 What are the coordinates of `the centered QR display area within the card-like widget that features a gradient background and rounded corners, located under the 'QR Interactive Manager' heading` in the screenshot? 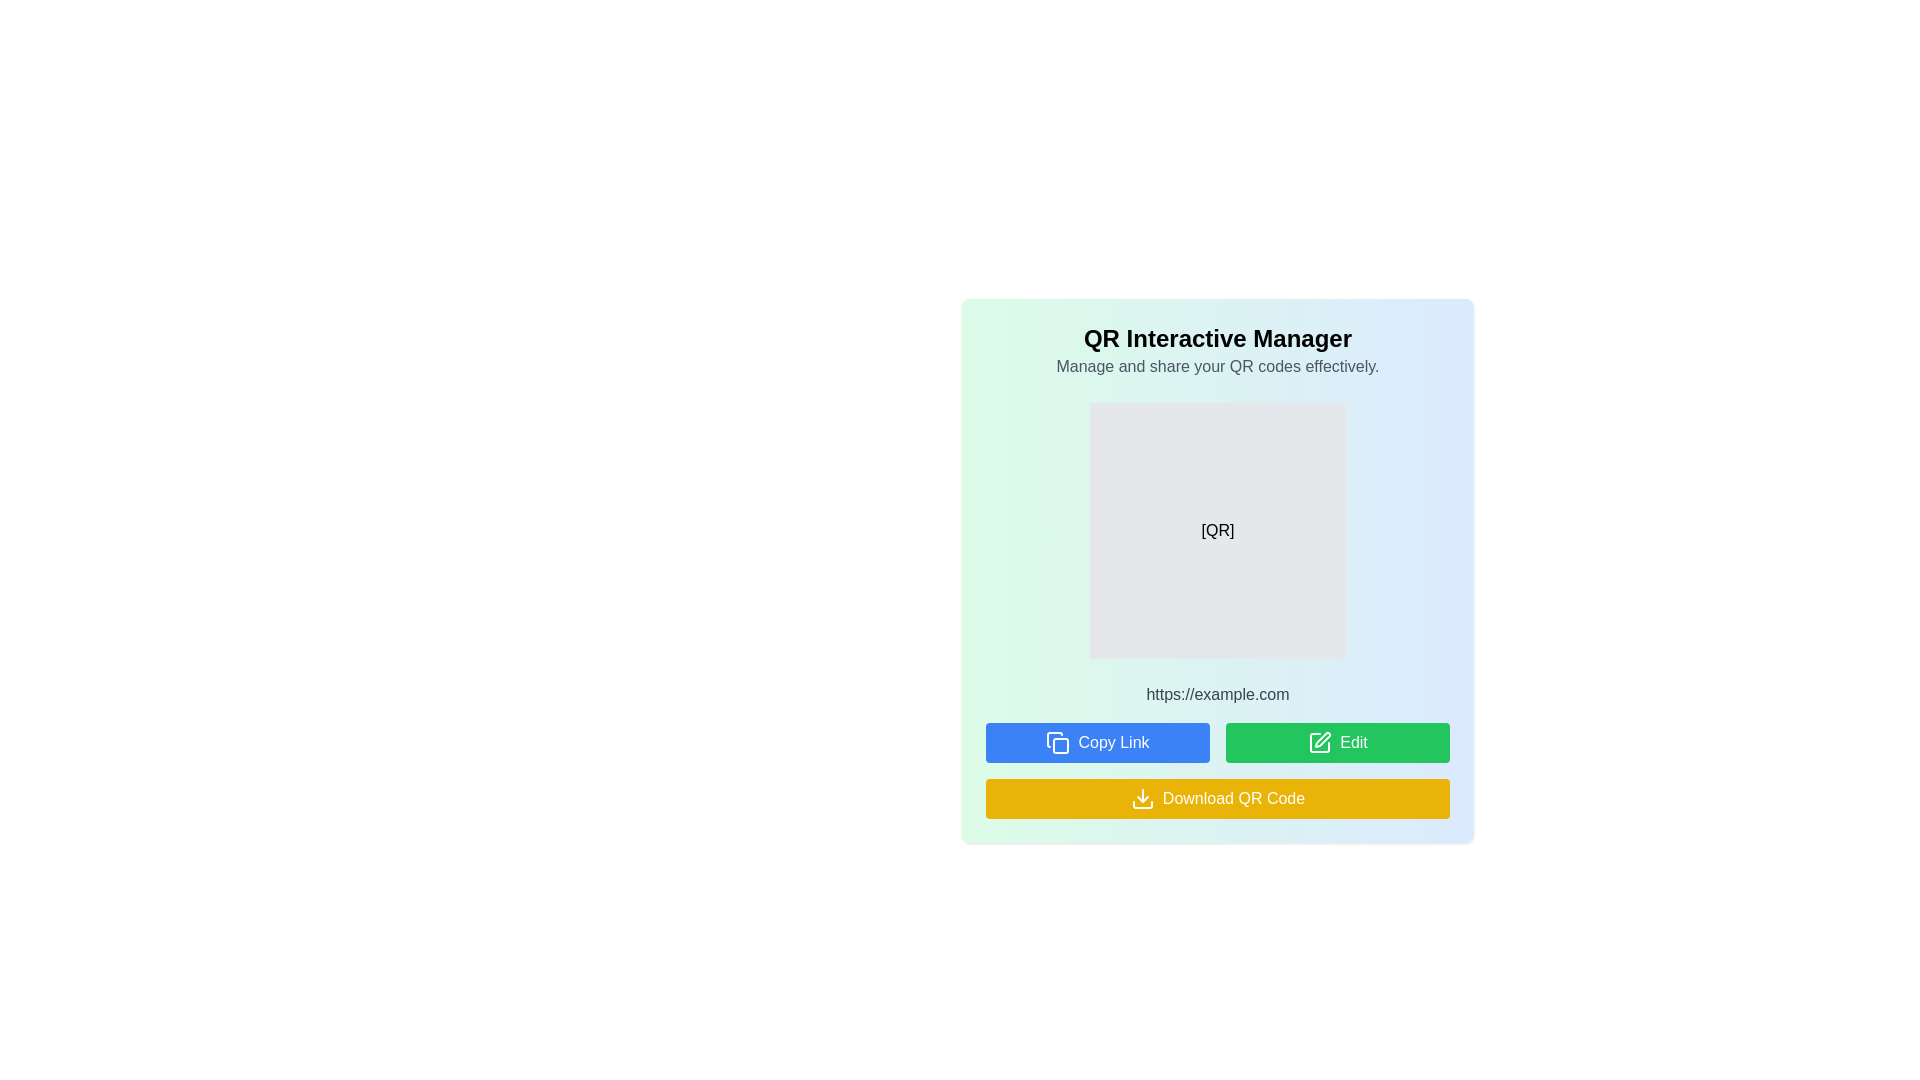 It's located at (1217, 530).